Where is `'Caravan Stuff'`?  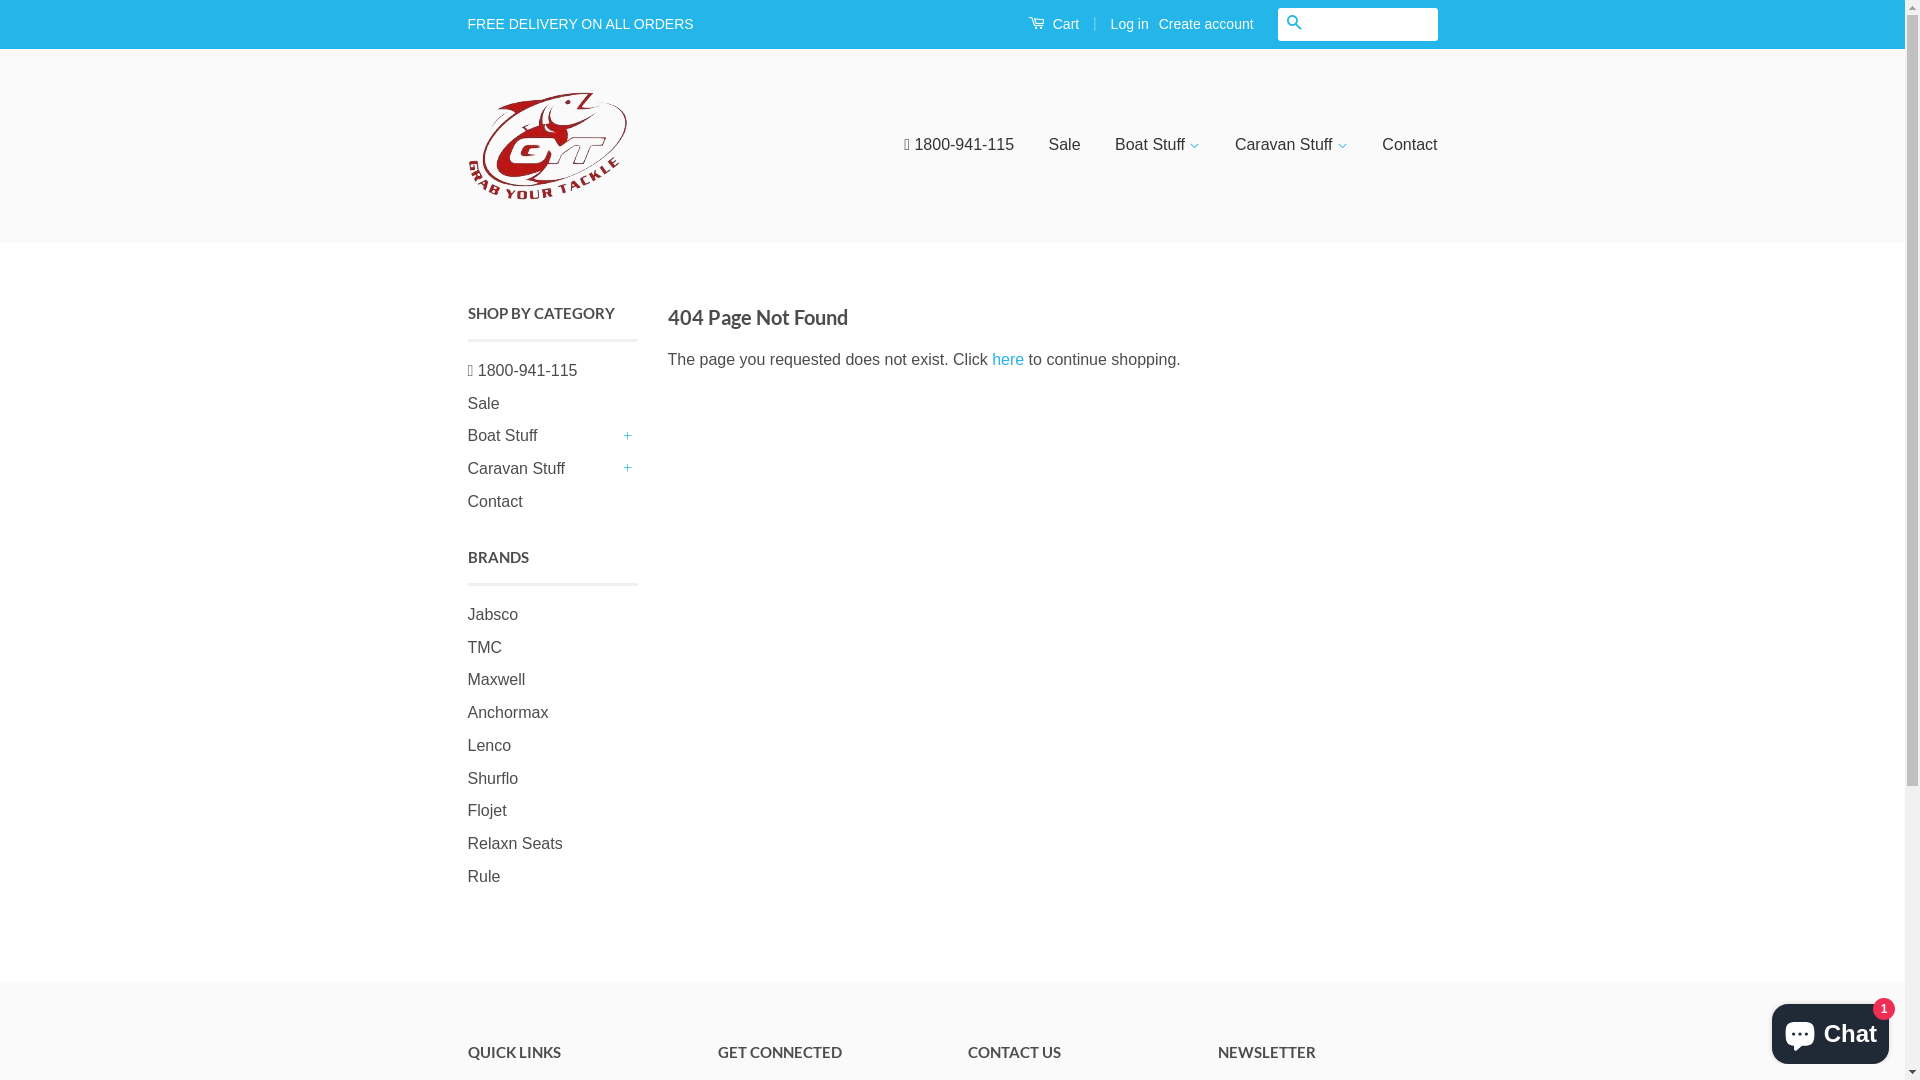 'Caravan Stuff' is located at coordinates (466, 469).